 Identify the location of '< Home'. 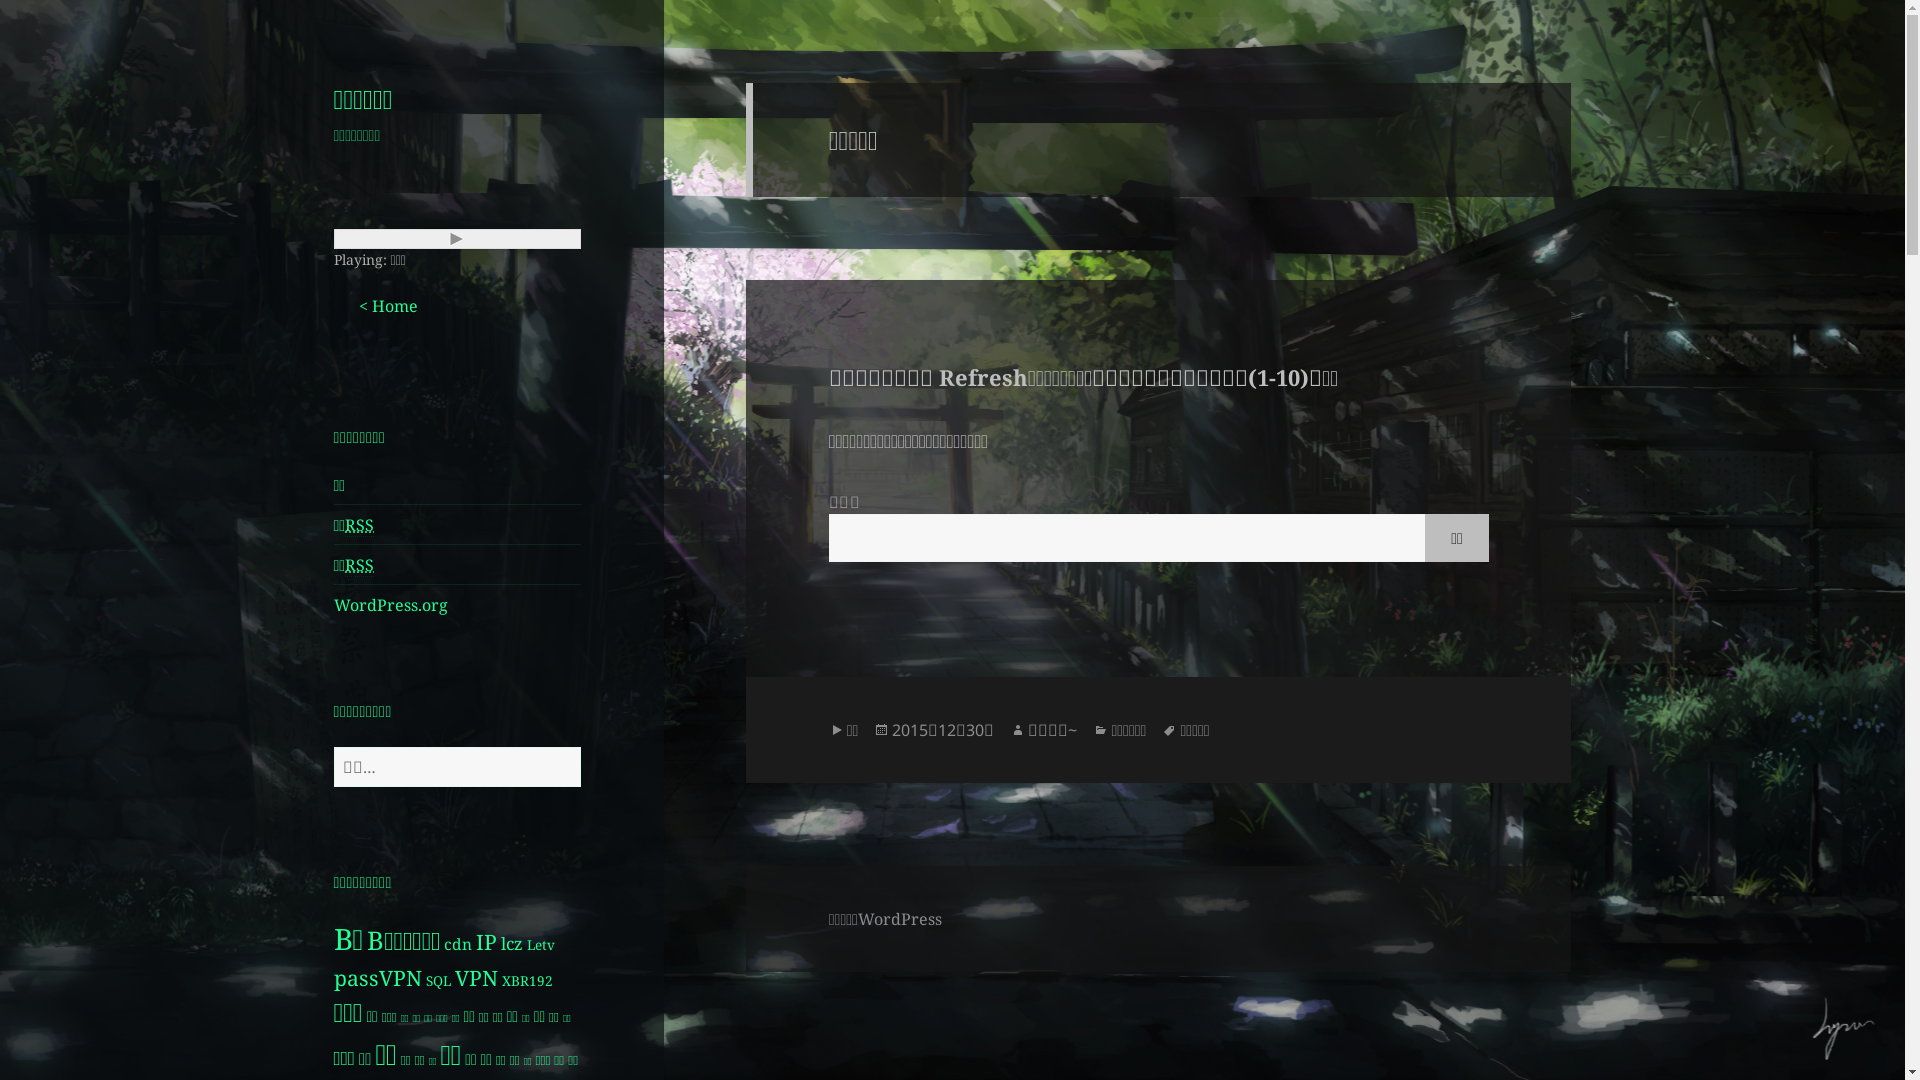
(388, 305).